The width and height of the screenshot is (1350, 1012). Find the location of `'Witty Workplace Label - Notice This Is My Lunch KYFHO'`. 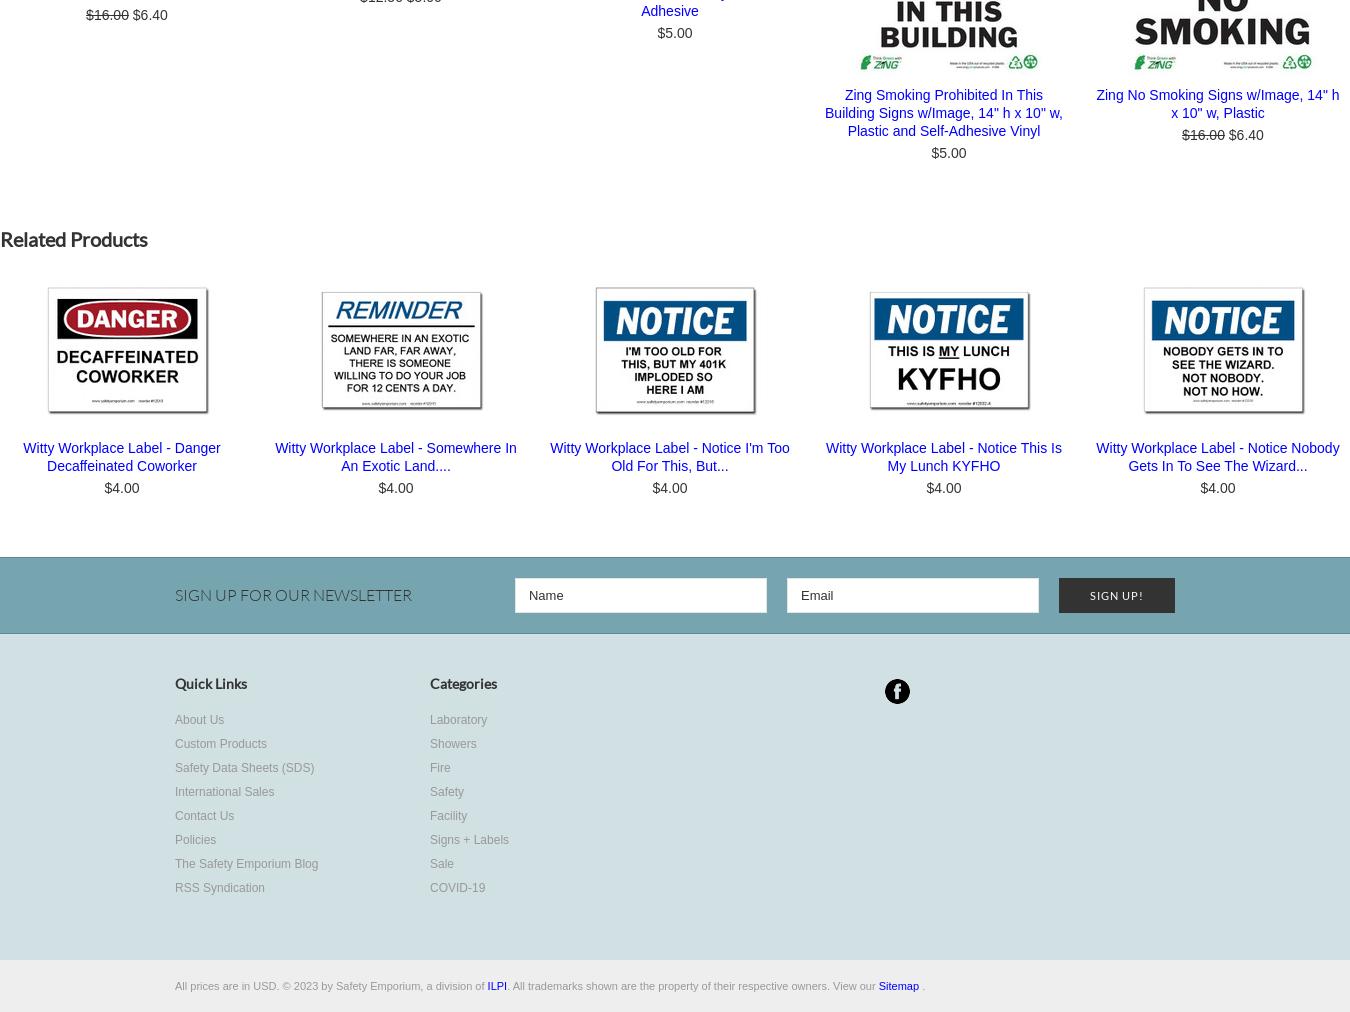

'Witty Workplace Label - Notice This Is My Lunch KYFHO' is located at coordinates (942, 457).